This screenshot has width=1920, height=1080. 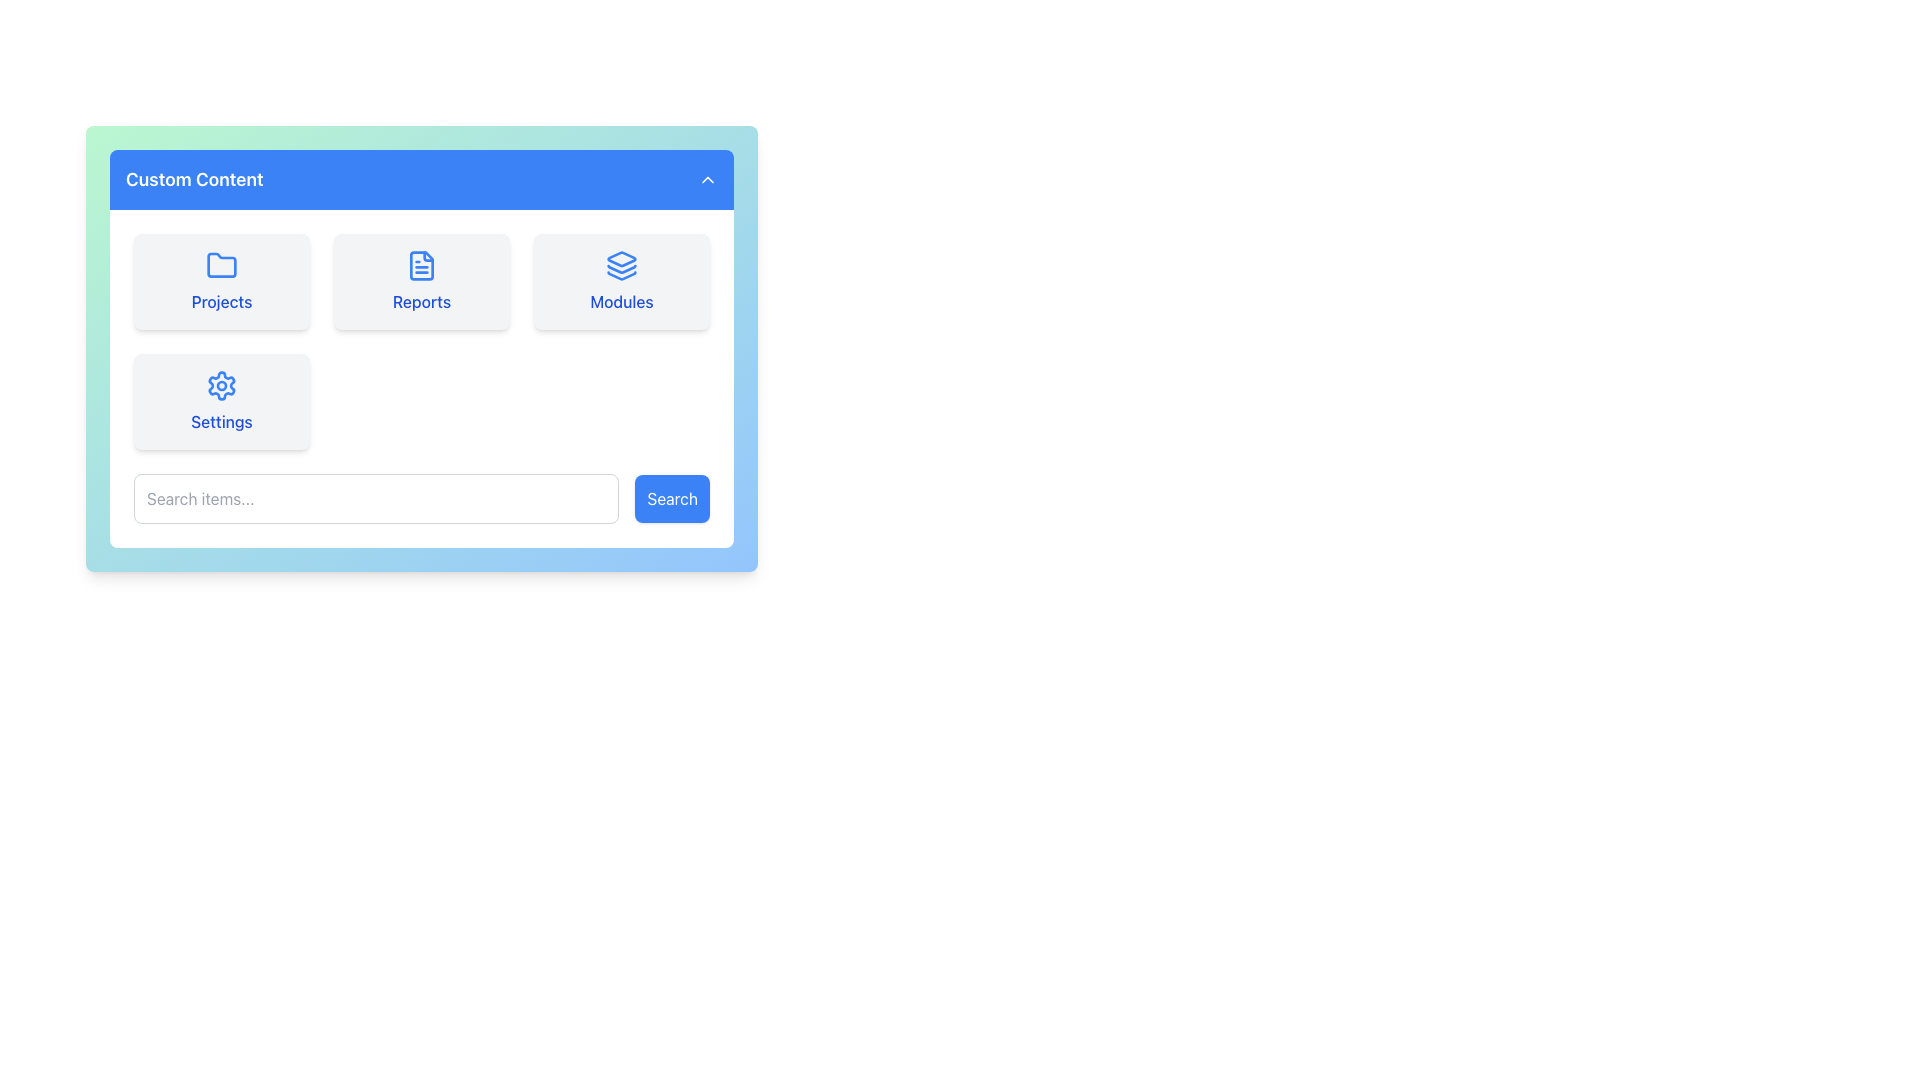 What do you see at coordinates (621, 265) in the screenshot?
I see `the 'Modules' card icon located within the third card of the top-row group in the main content area of the interface` at bounding box center [621, 265].